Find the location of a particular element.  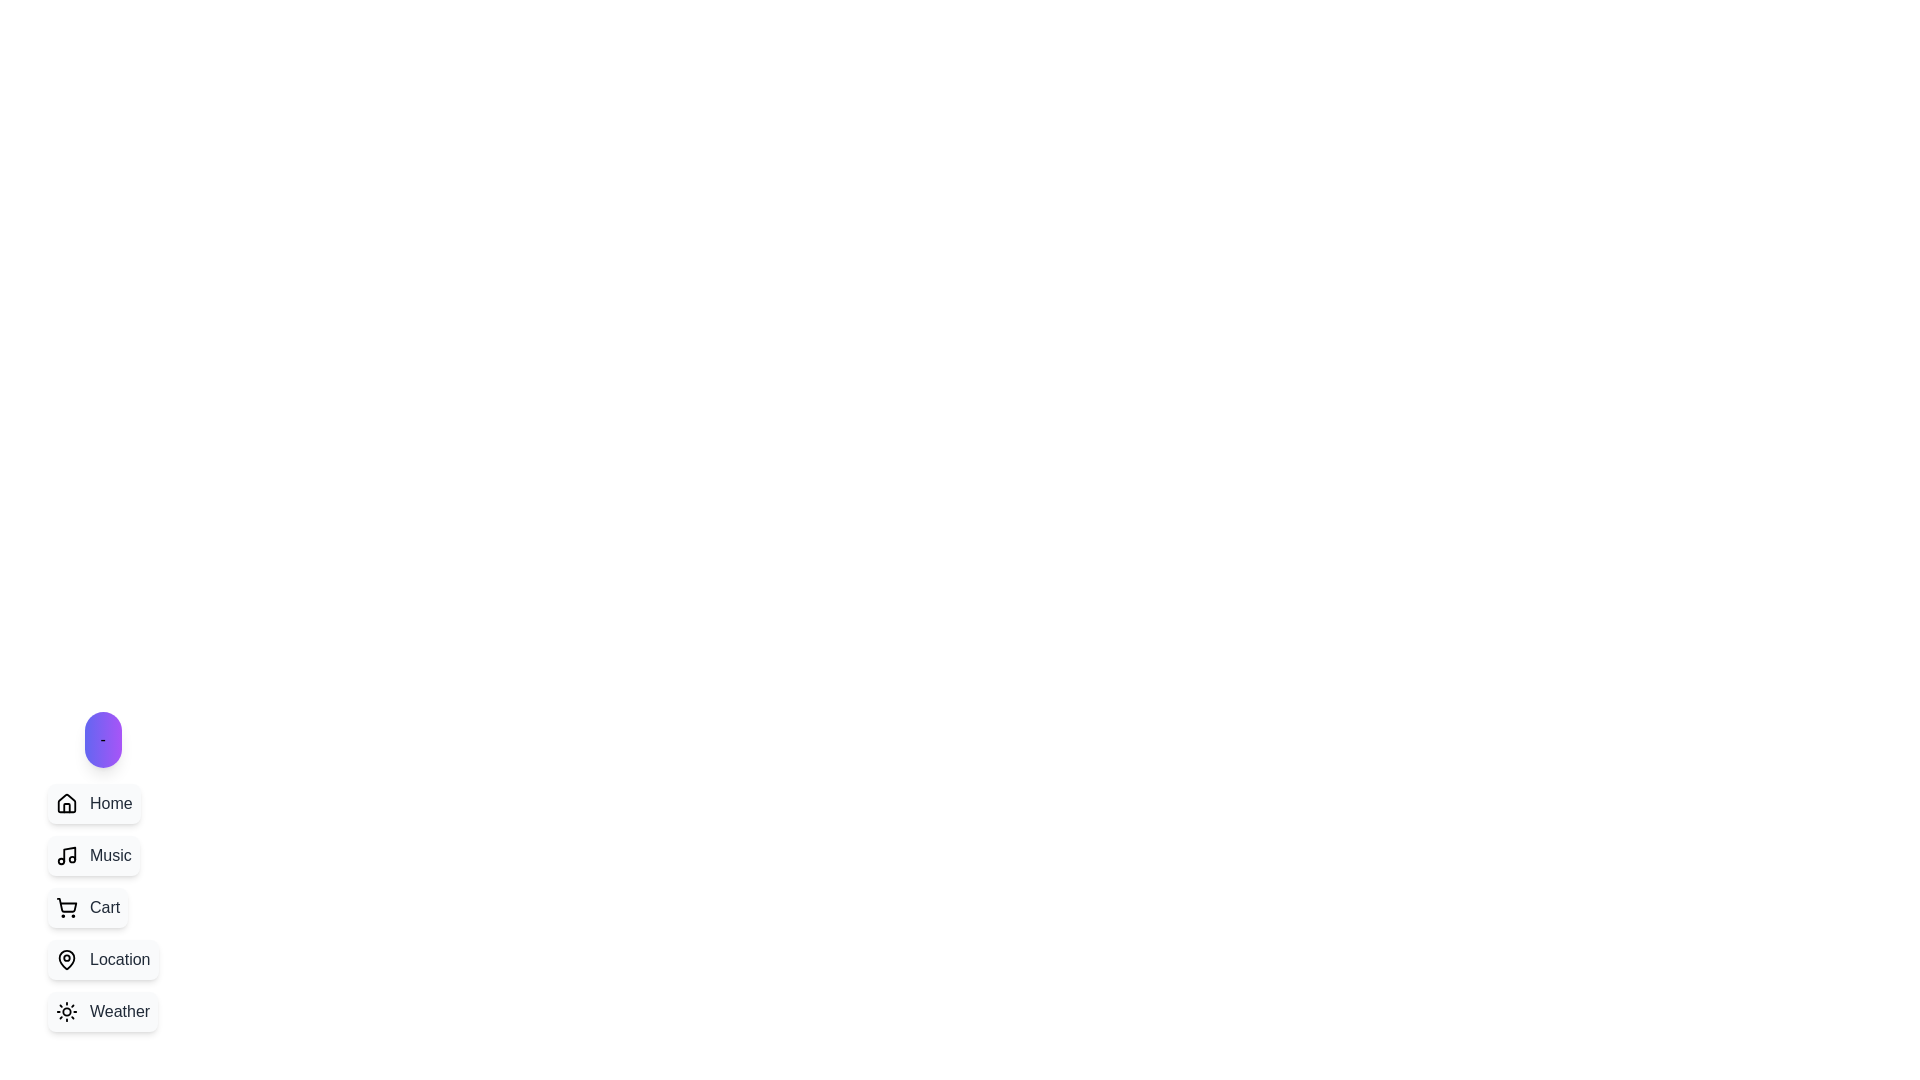

the visual information of the weather icon located on the left panel of the interface, specifically the last menu item labeled 'Weather', positioned to the left of the text label 'Weather' is located at coordinates (67, 1011).